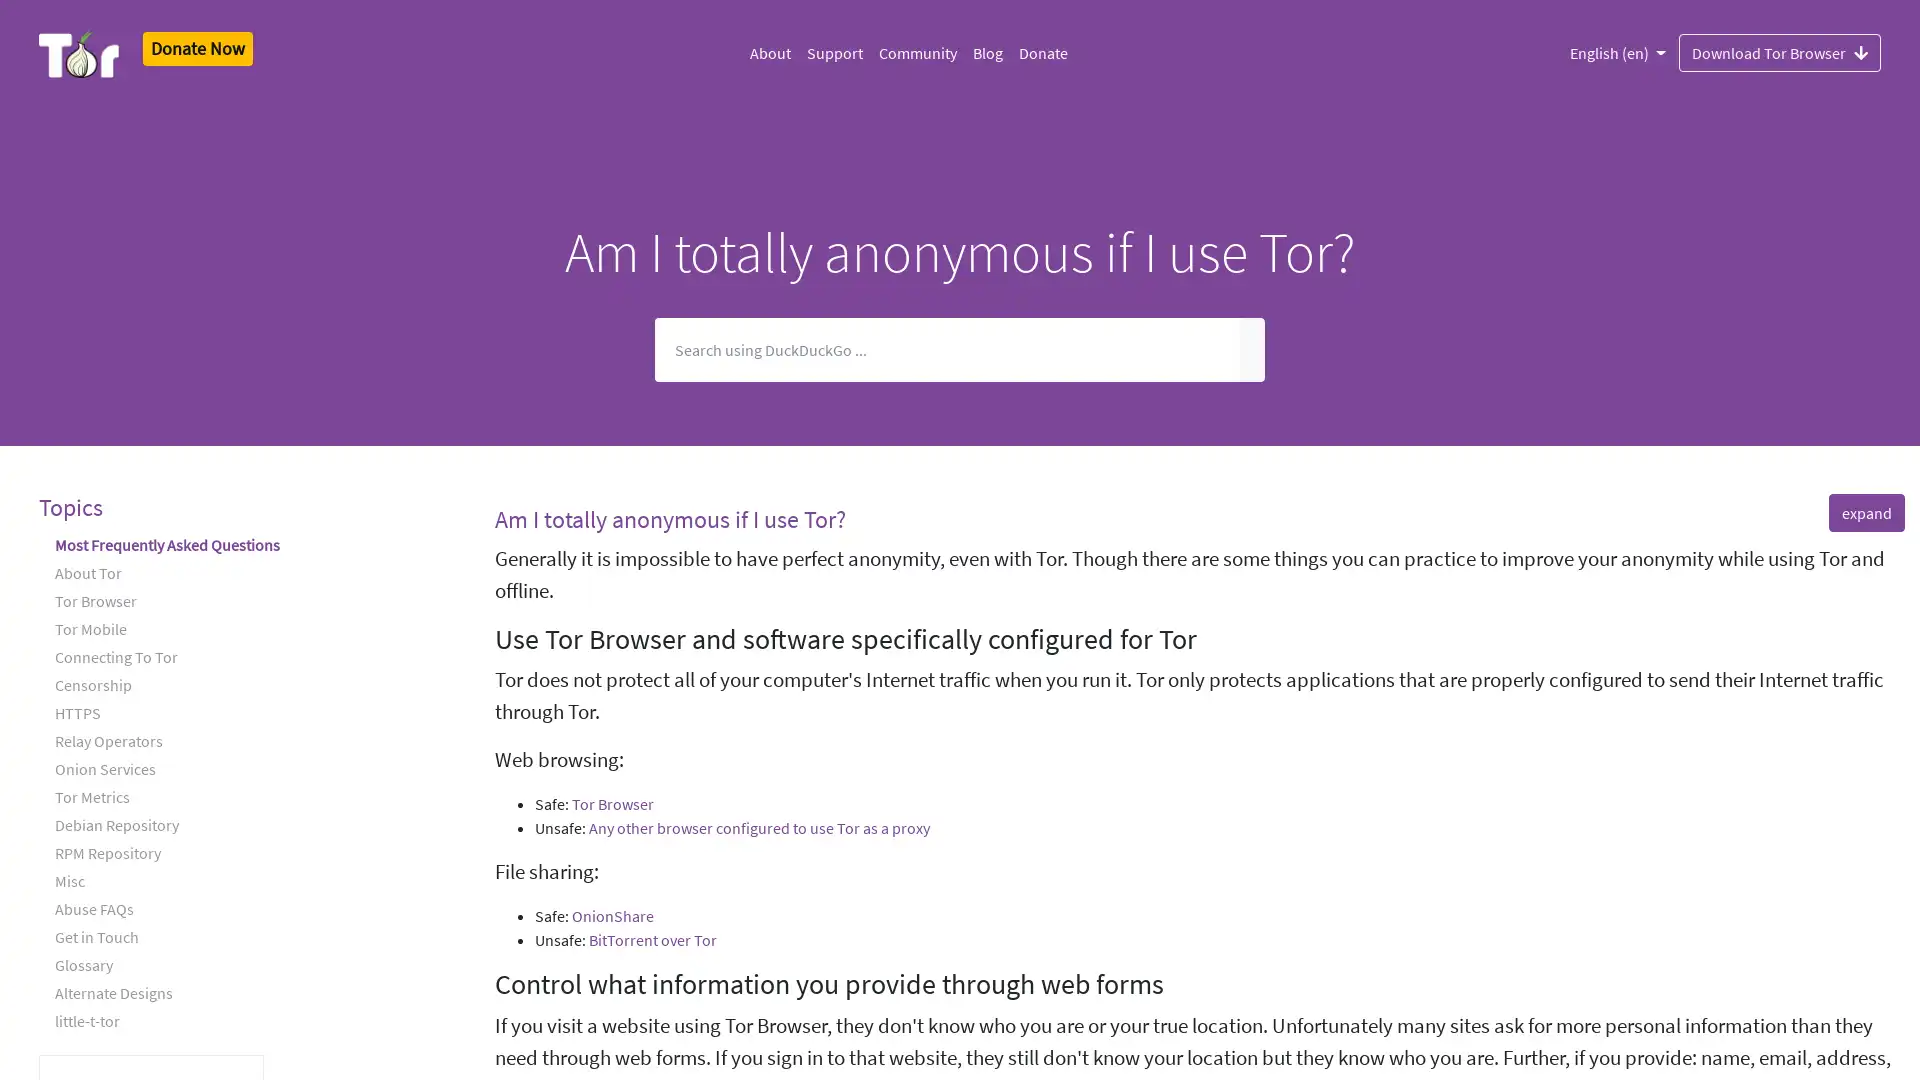 The width and height of the screenshot is (1920, 1080). What do you see at coordinates (247, 711) in the screenshot?
I see `HTTPS` at bounding box center [247, 711].